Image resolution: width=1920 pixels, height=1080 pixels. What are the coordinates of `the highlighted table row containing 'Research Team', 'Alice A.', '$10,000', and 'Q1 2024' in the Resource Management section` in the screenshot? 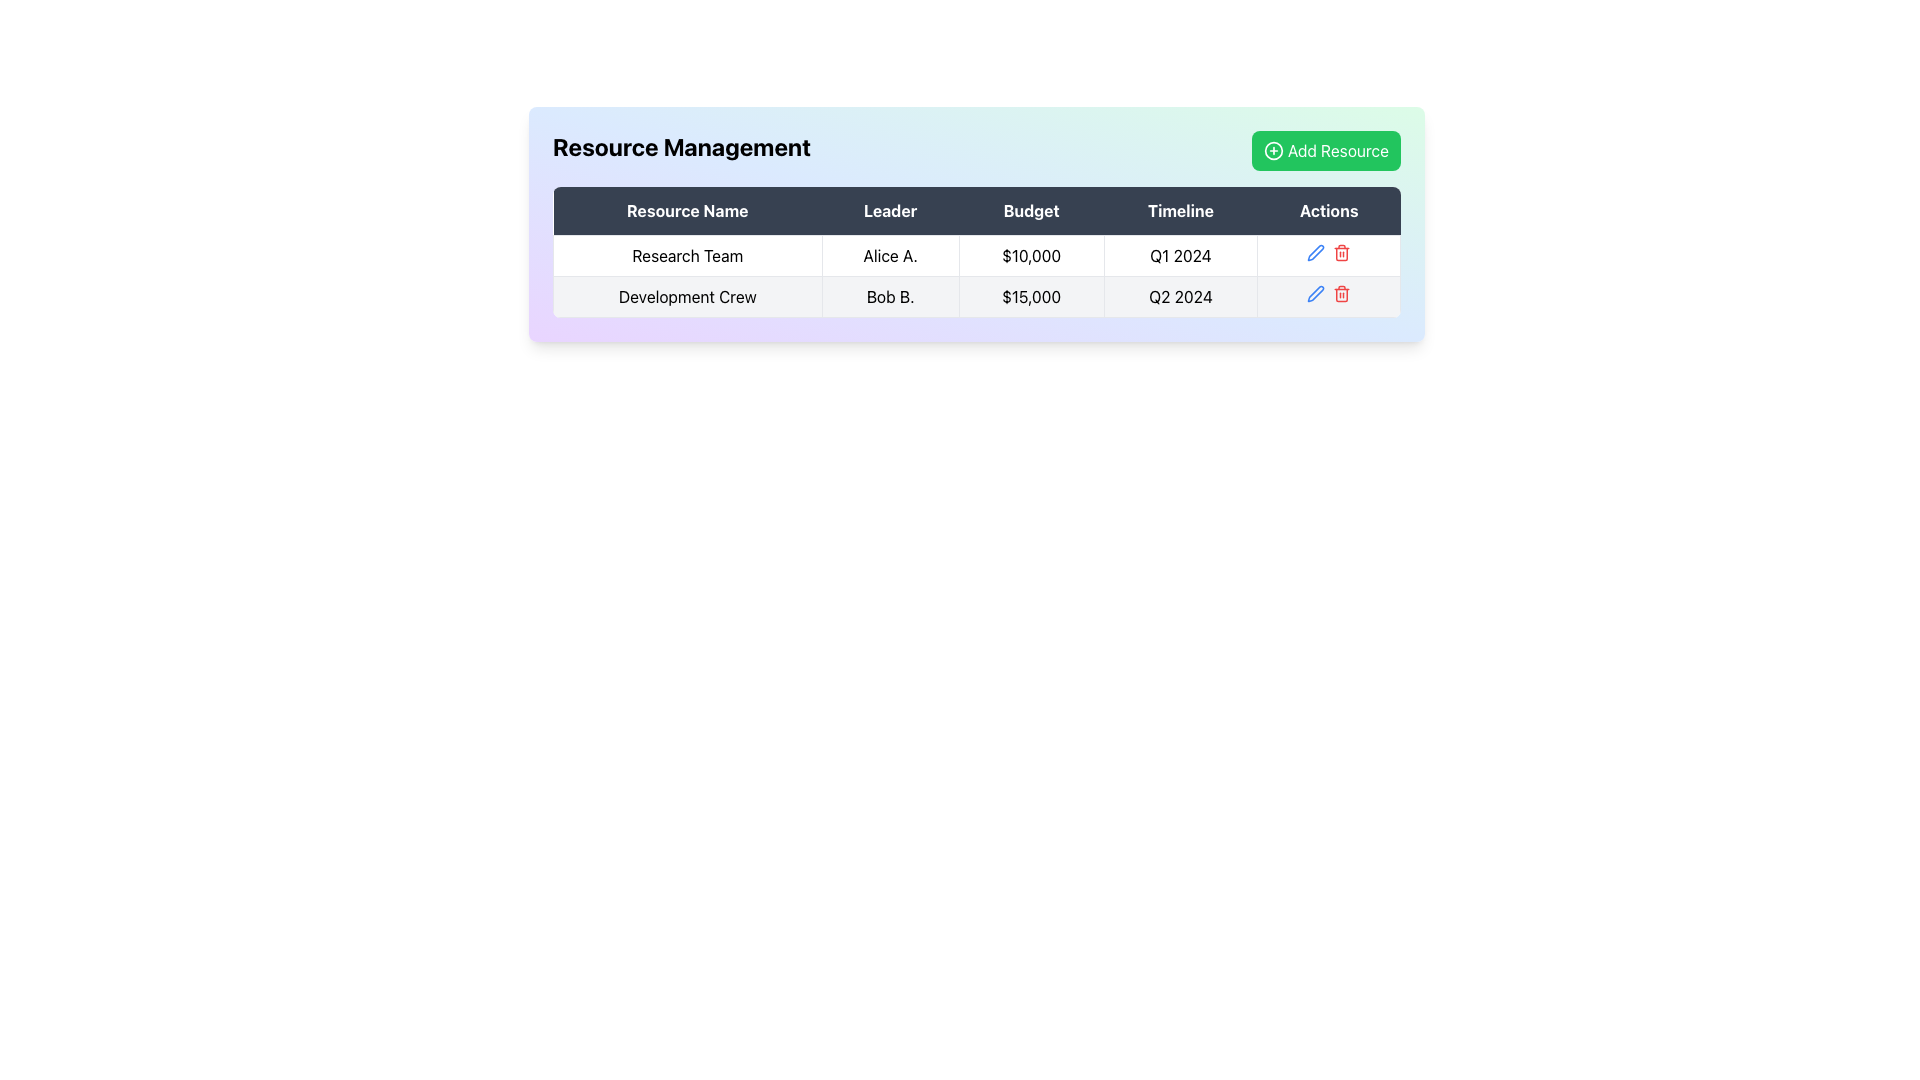 It's located at (977, 254).